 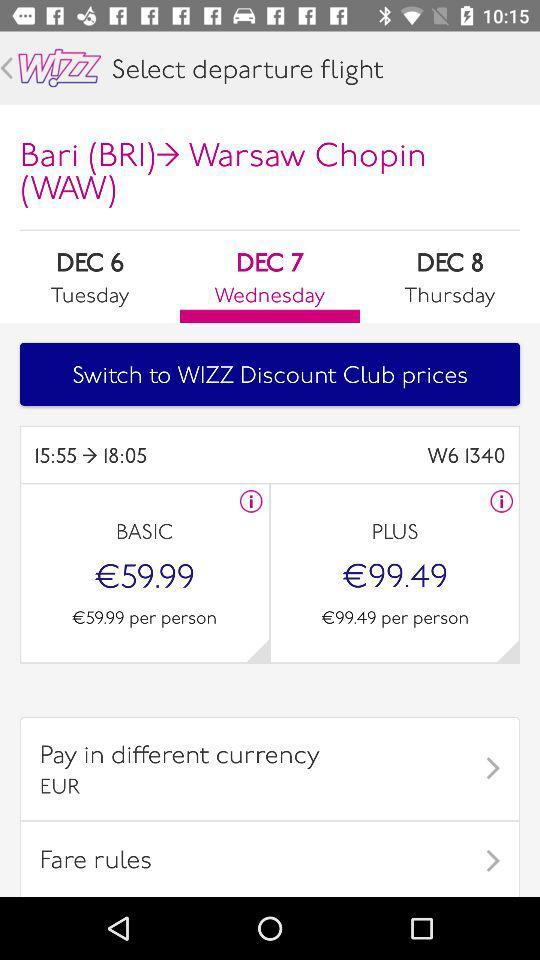 What do you see at coordinates (258, 649) in the screenshot?
I see `content` at bounding box center [258, 649].